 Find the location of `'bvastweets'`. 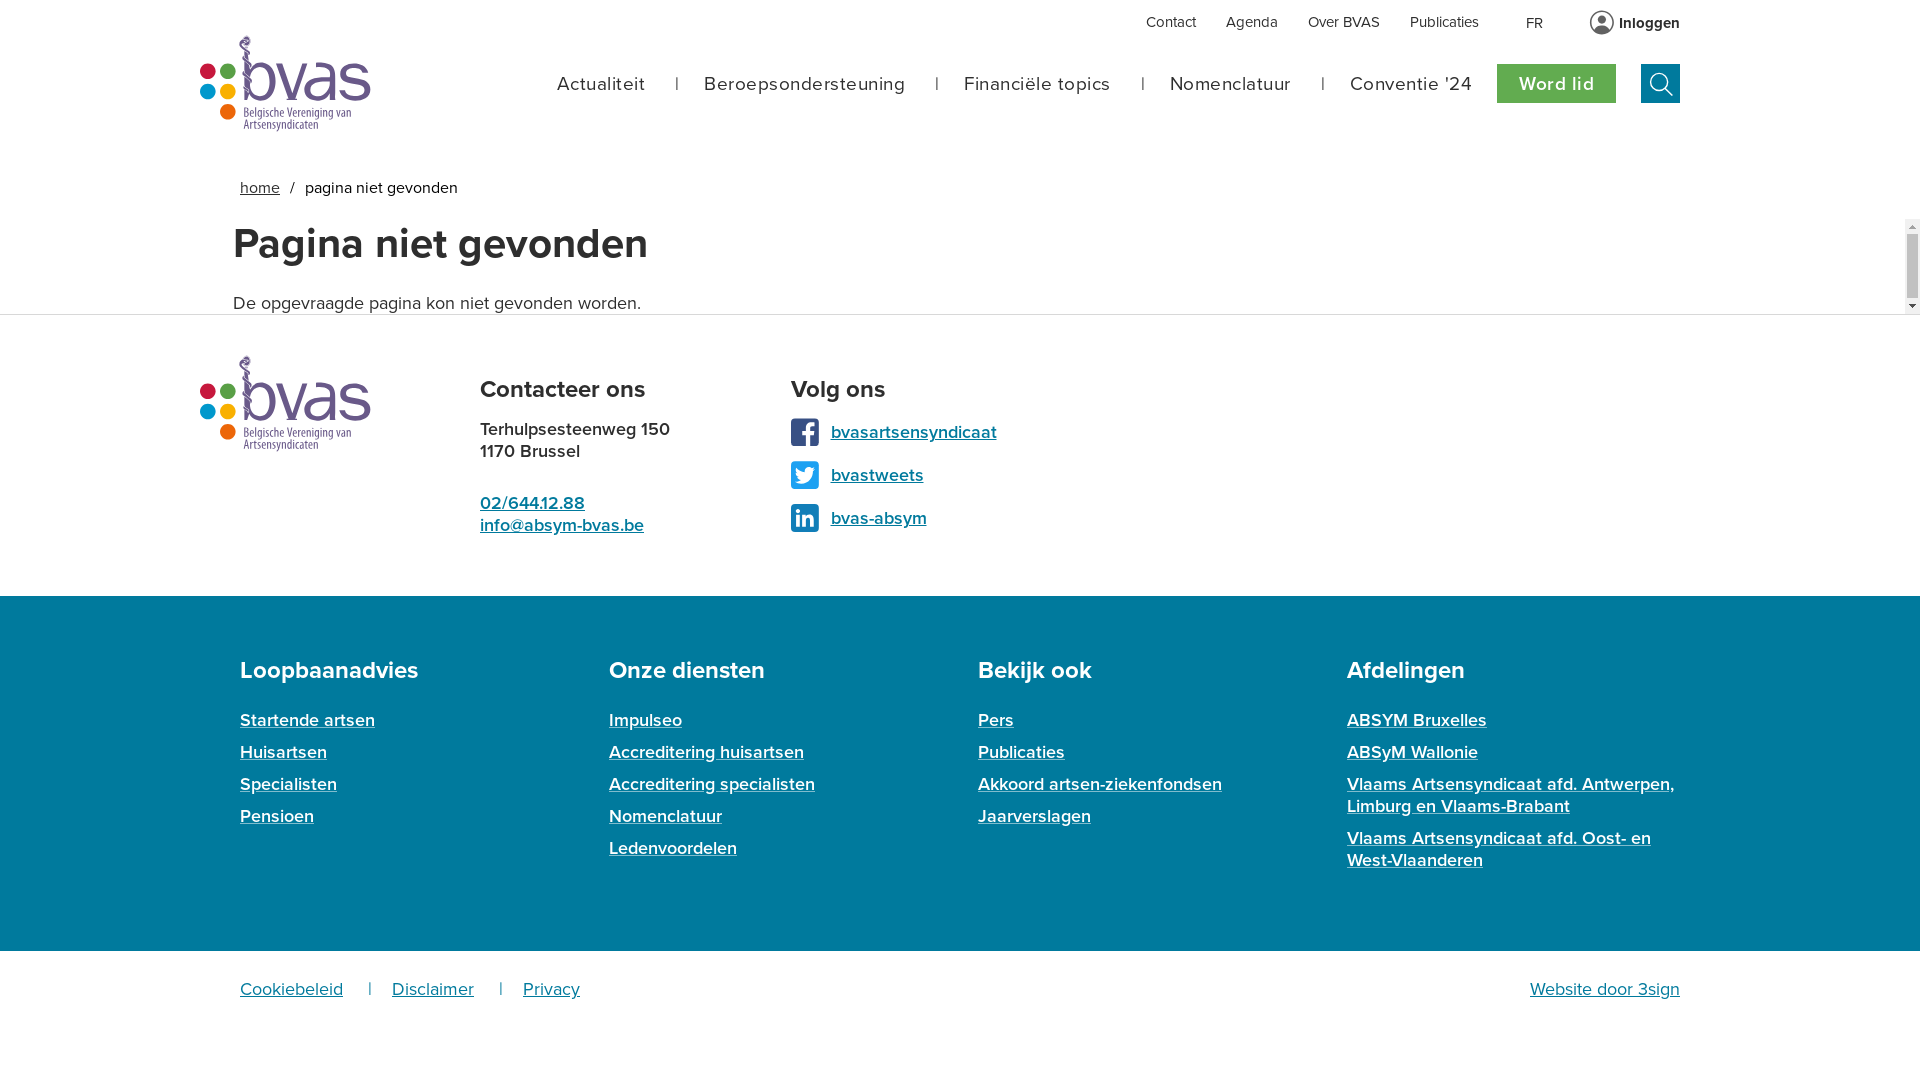

'bvastweets' is located at coordinates (830, 474).